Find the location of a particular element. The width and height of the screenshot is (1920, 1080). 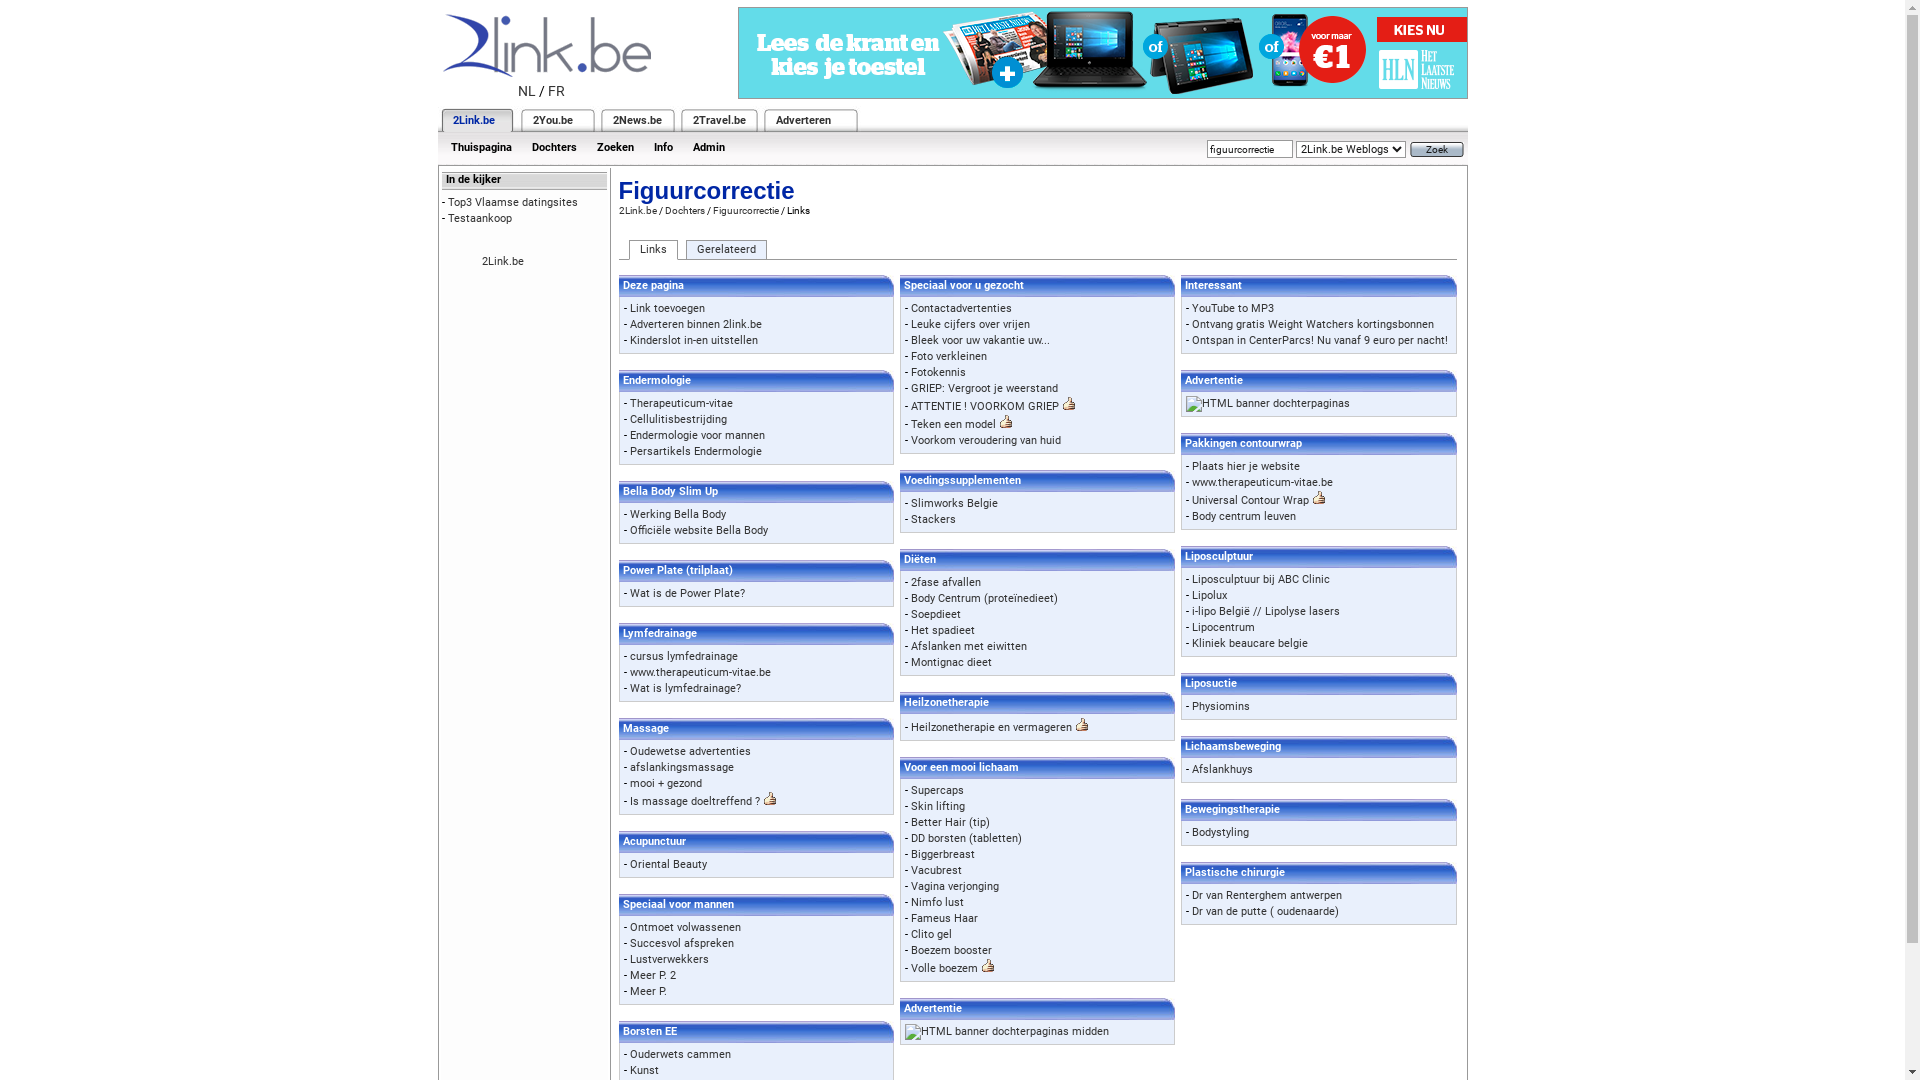

'Kunst' is located at coordinates (644, 1069).